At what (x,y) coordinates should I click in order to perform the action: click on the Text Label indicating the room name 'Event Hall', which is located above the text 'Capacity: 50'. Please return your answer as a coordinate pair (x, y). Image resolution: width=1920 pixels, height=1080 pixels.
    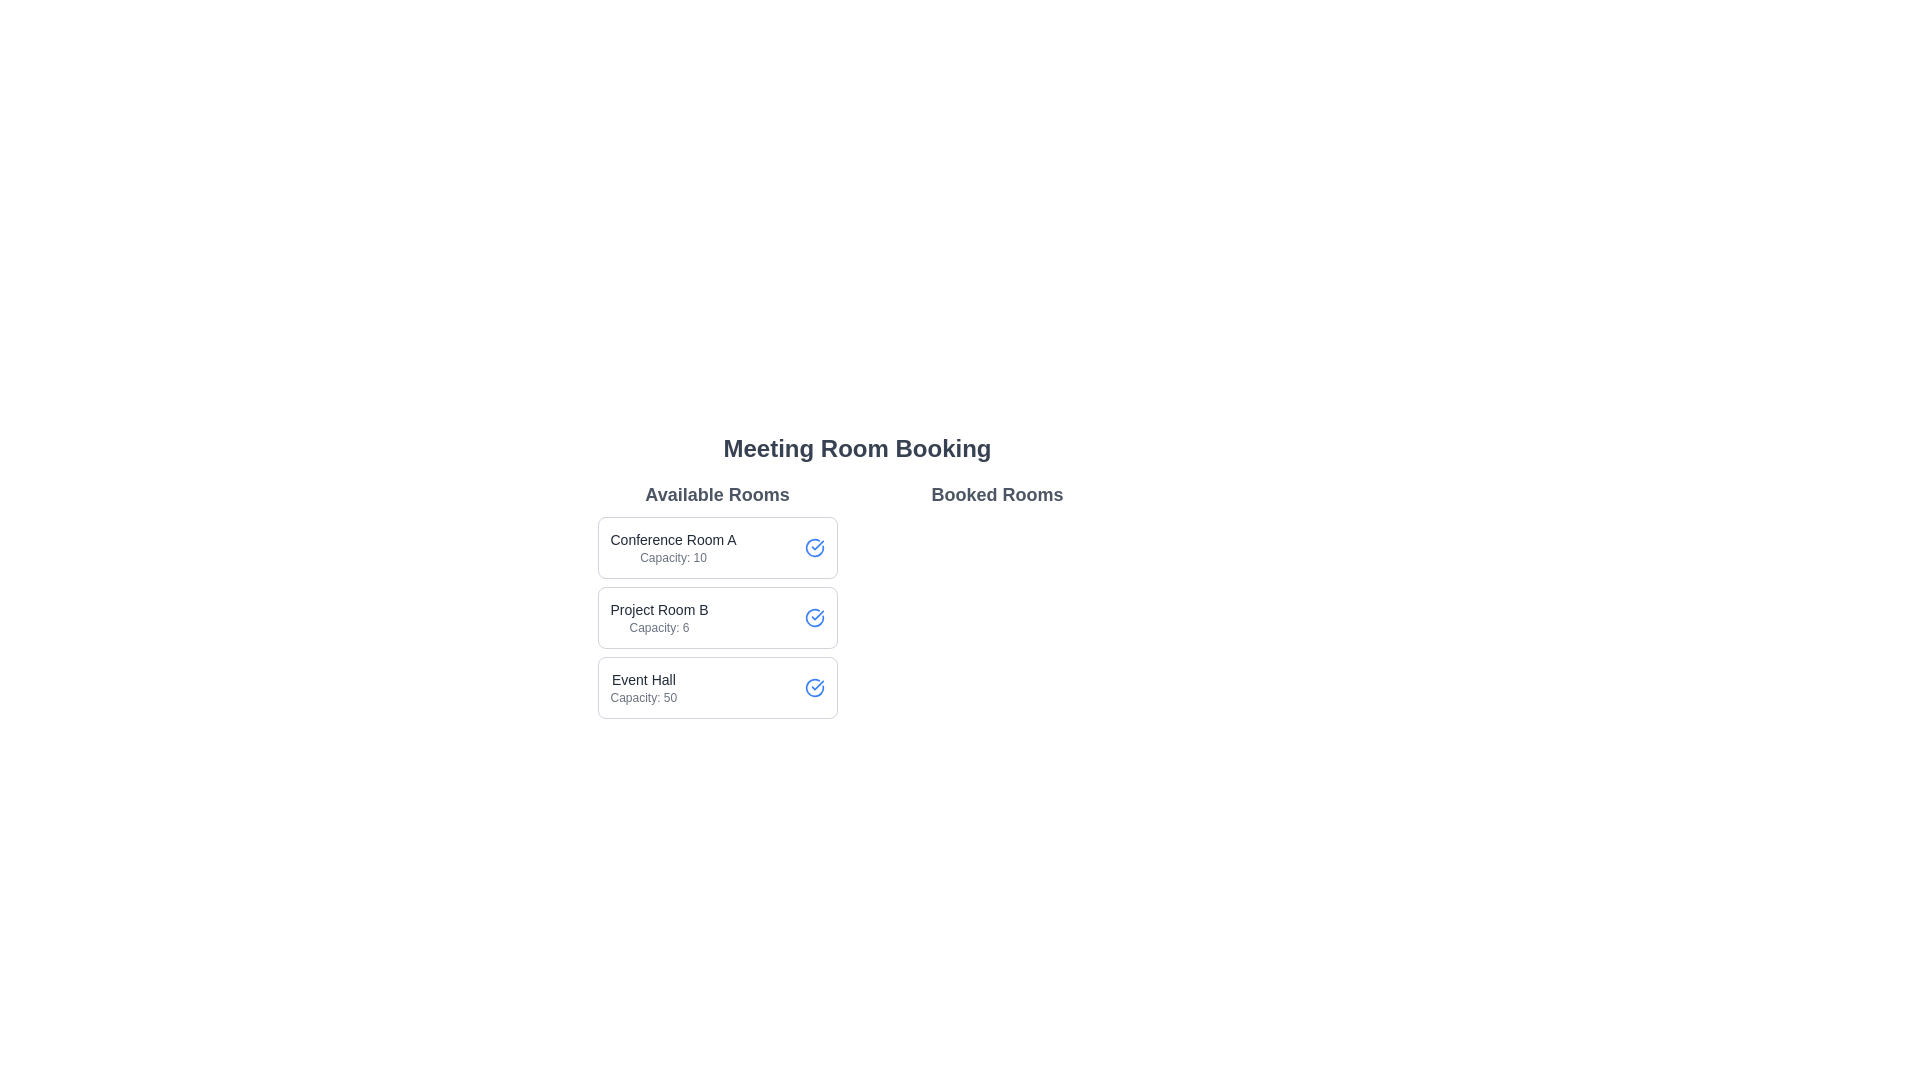
    Looking at the image, I should click on (643, 678).